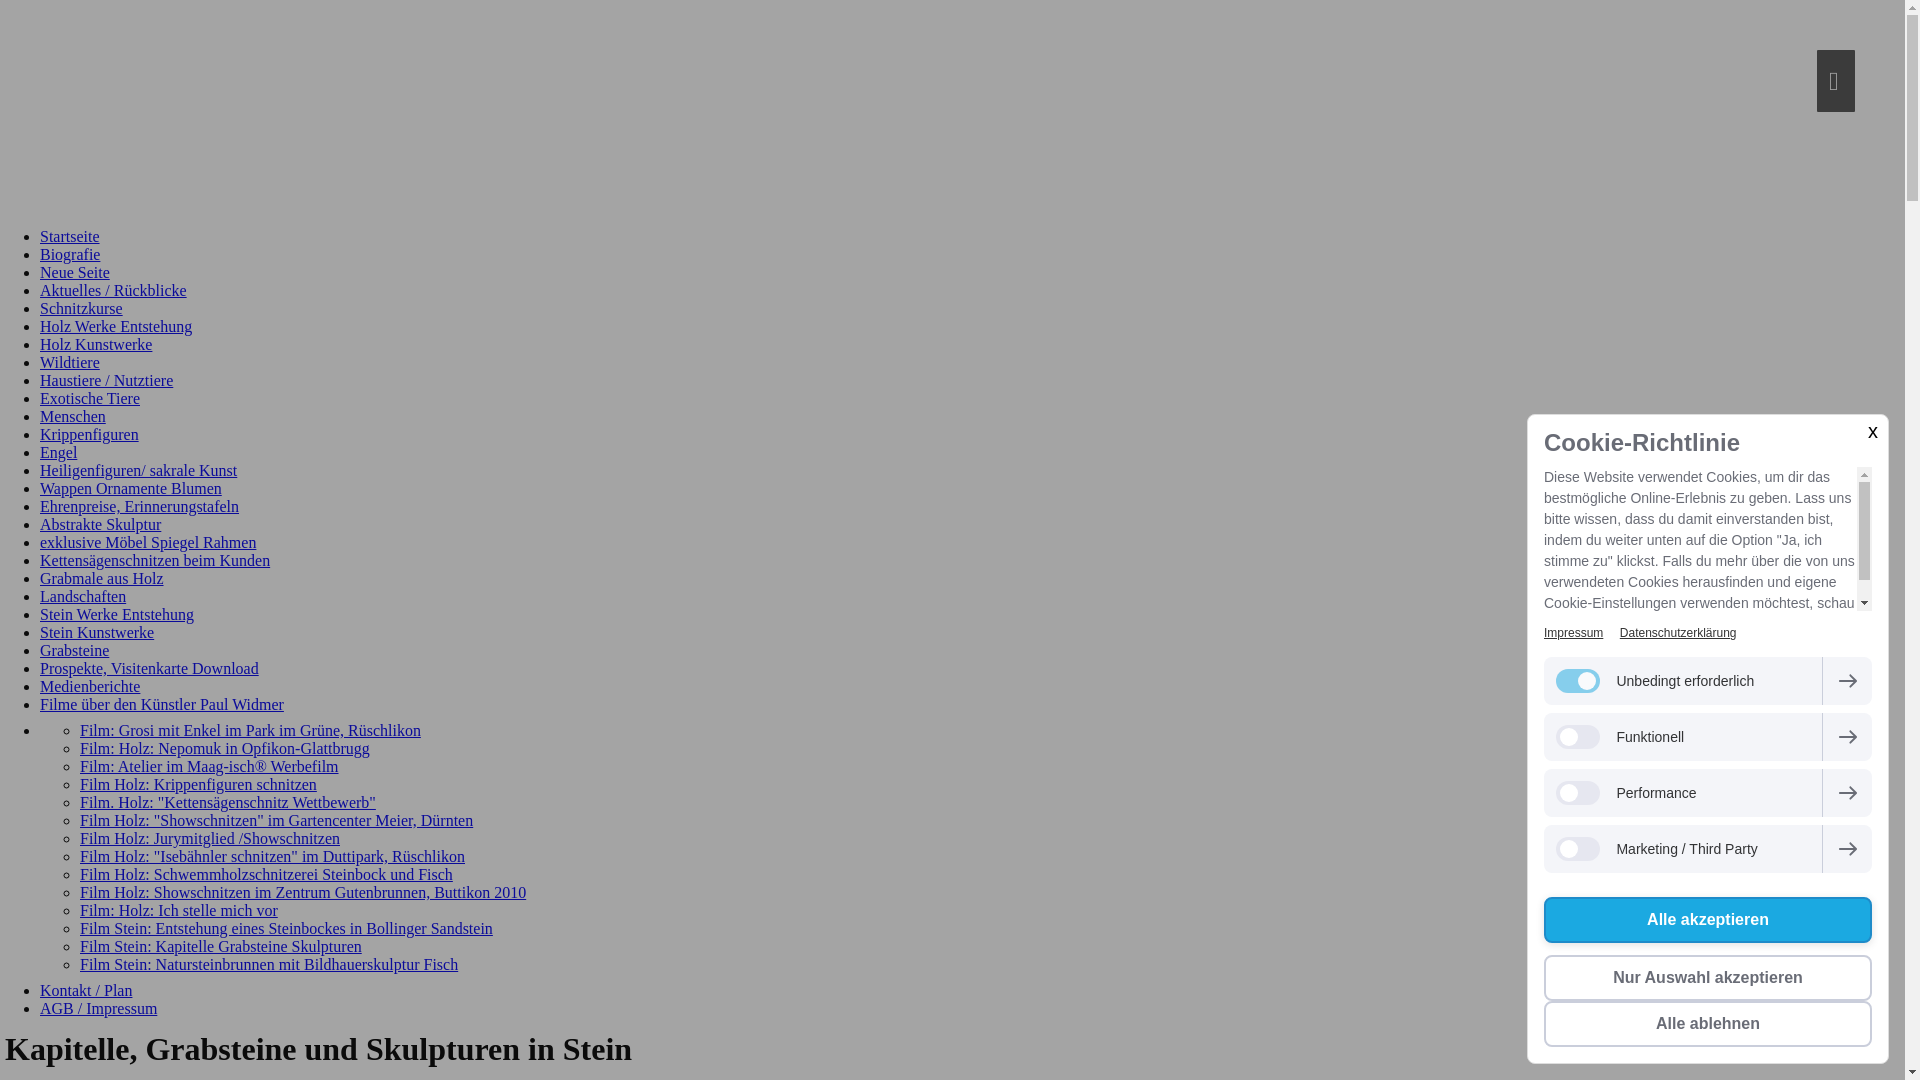  I want to click on 'Film: Holz: Ich stelle mich vor', so click(178, 910).